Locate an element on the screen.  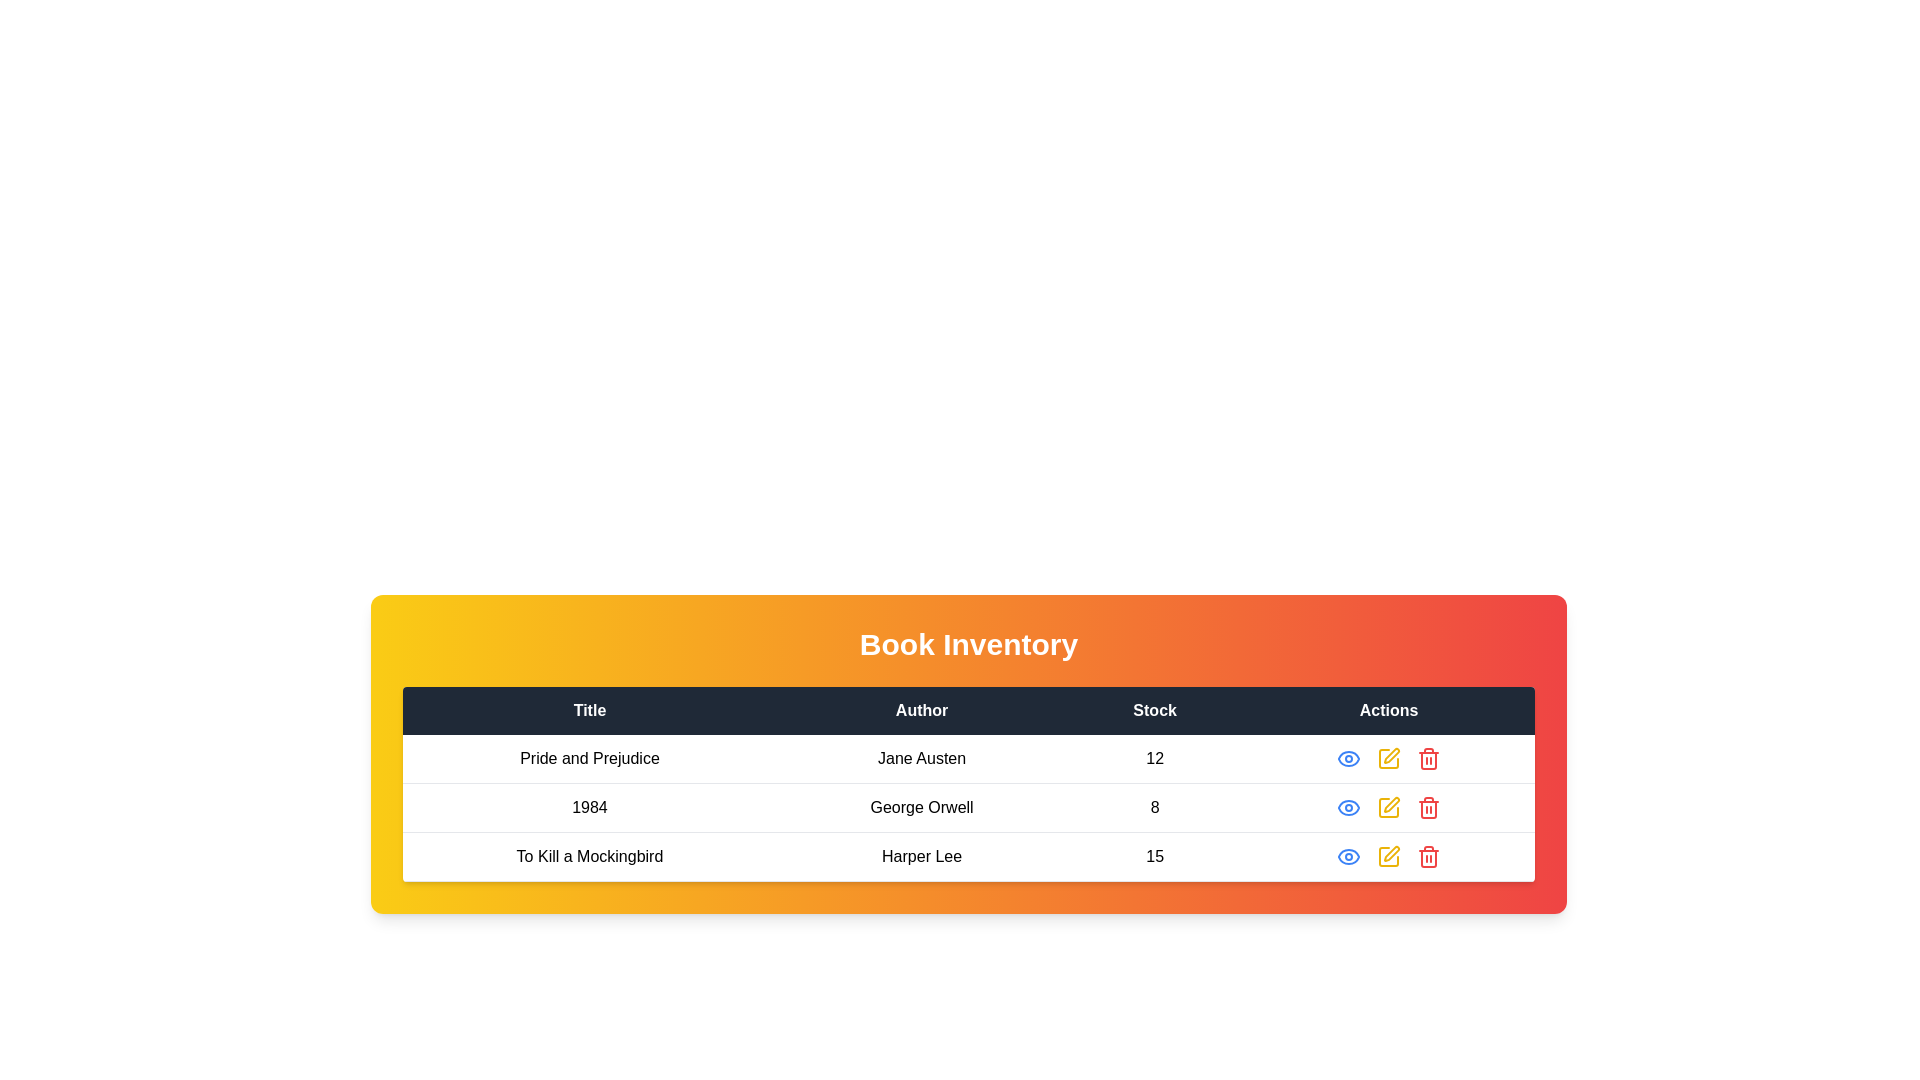
the yellow pen icon representing the editing feature located in the last row of the table under the 'Actions' column is located at coordinates (1391, 804).